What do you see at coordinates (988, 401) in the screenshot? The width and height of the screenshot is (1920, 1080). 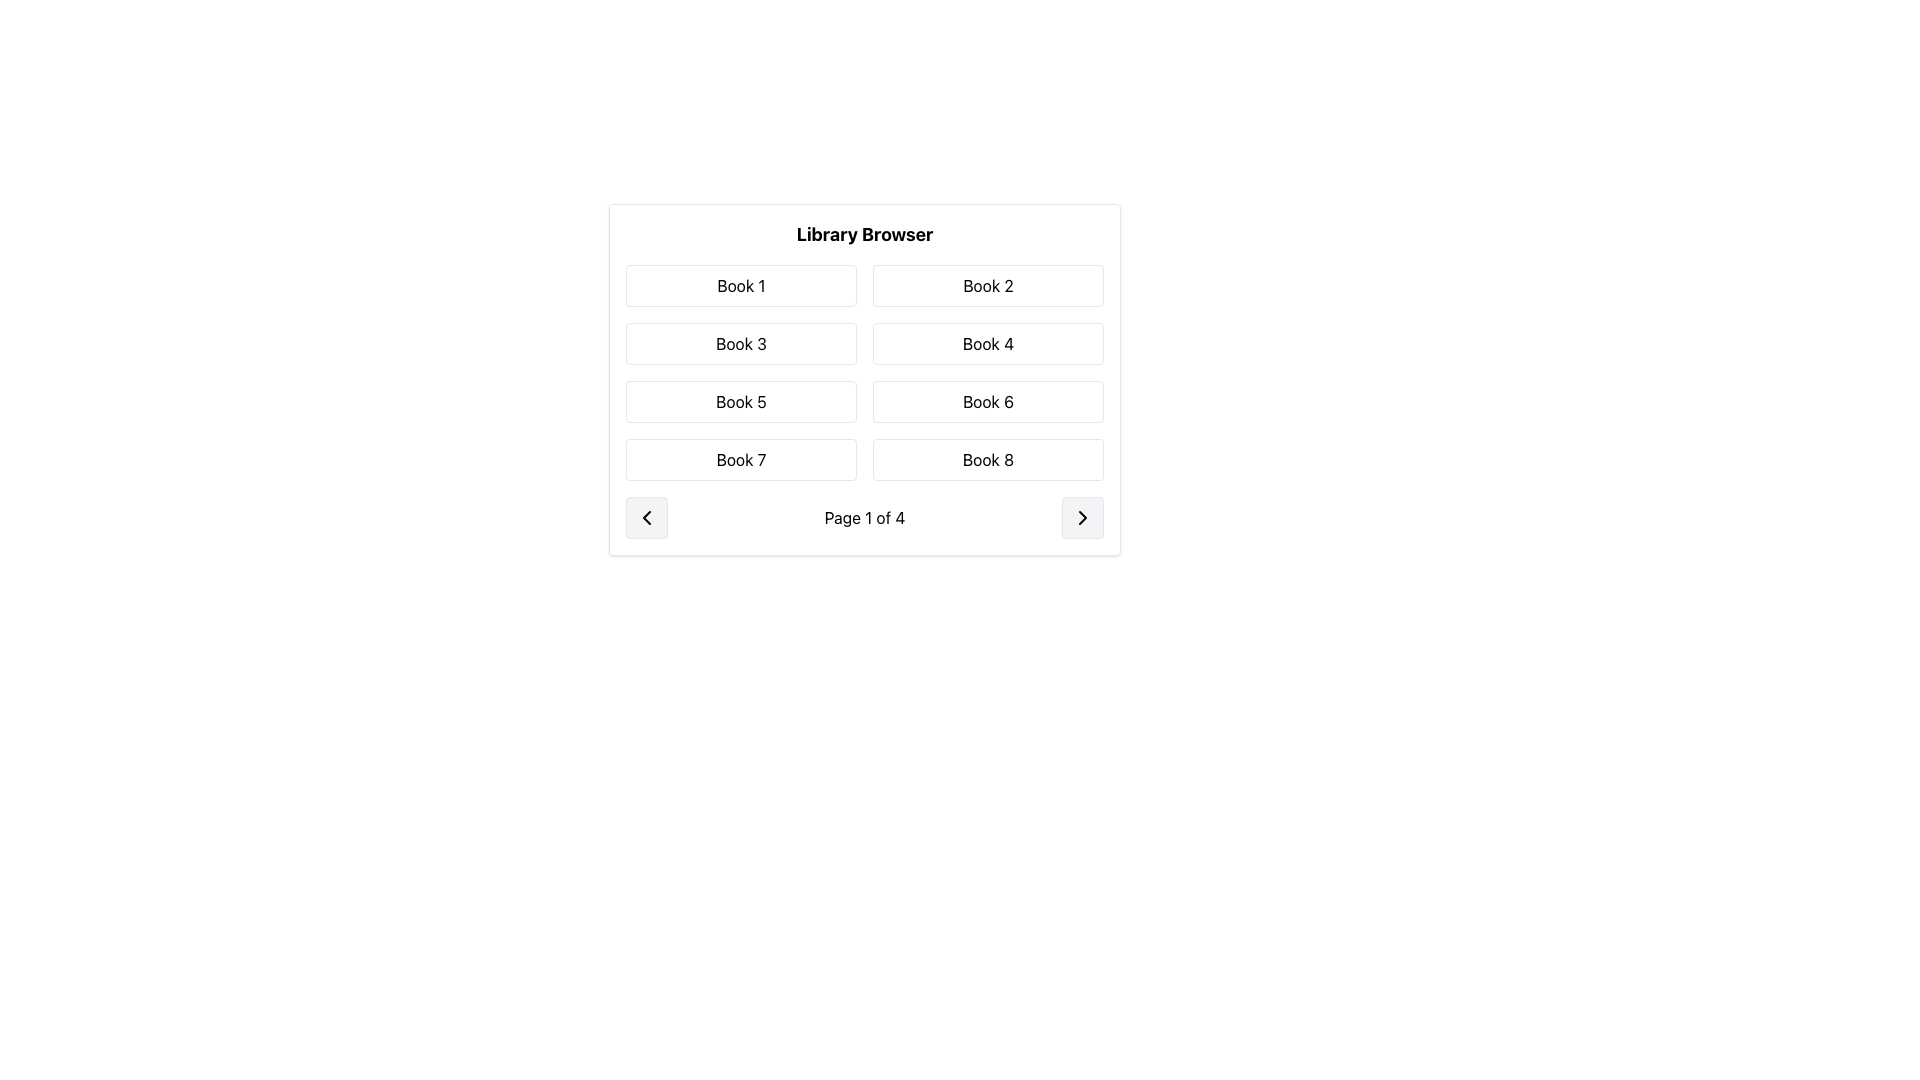 I see `the 'Book 6' button, which is a rectangular button with rounded corners, styled with borders and padding, located in the third row and second column of the grid layout` at bounding box center [988, 401].